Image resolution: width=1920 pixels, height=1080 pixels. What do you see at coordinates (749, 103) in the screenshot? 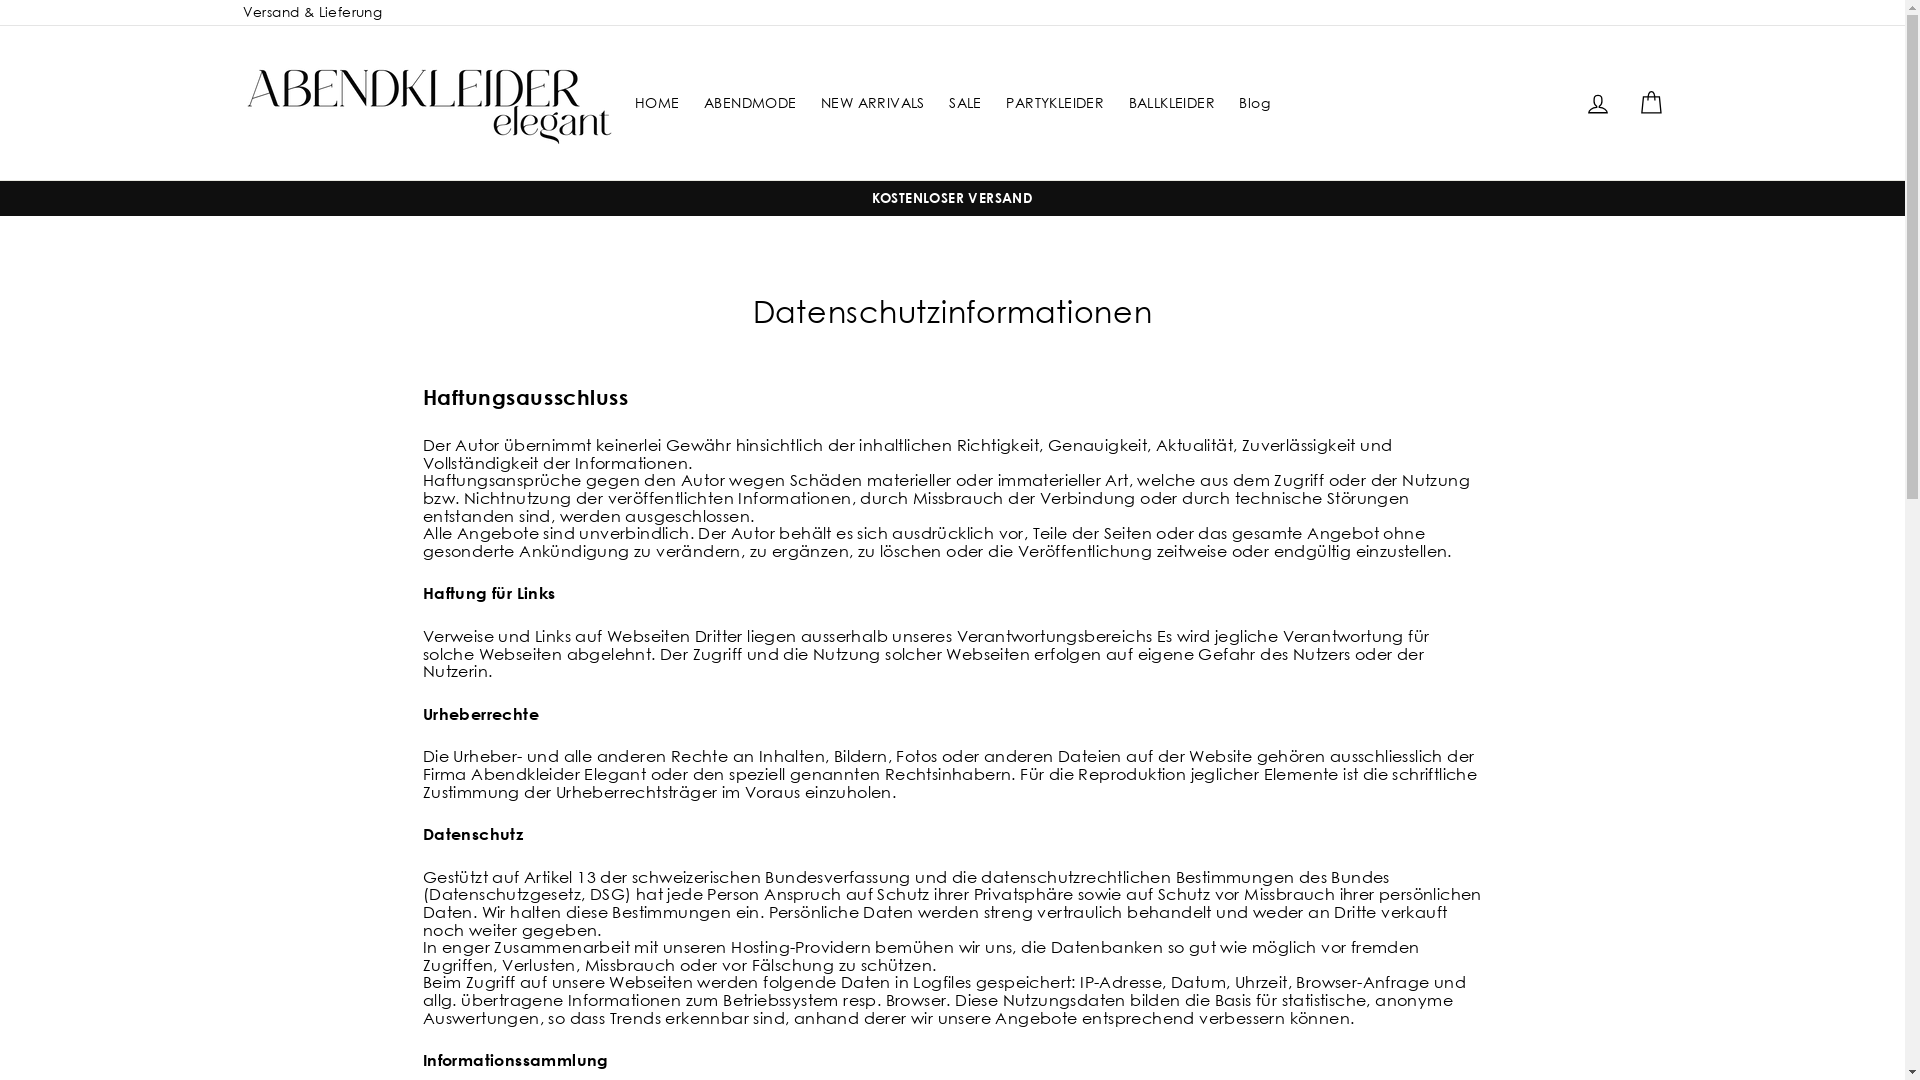
I see `'ABENDMODE'` at bounding box center [749, 103].